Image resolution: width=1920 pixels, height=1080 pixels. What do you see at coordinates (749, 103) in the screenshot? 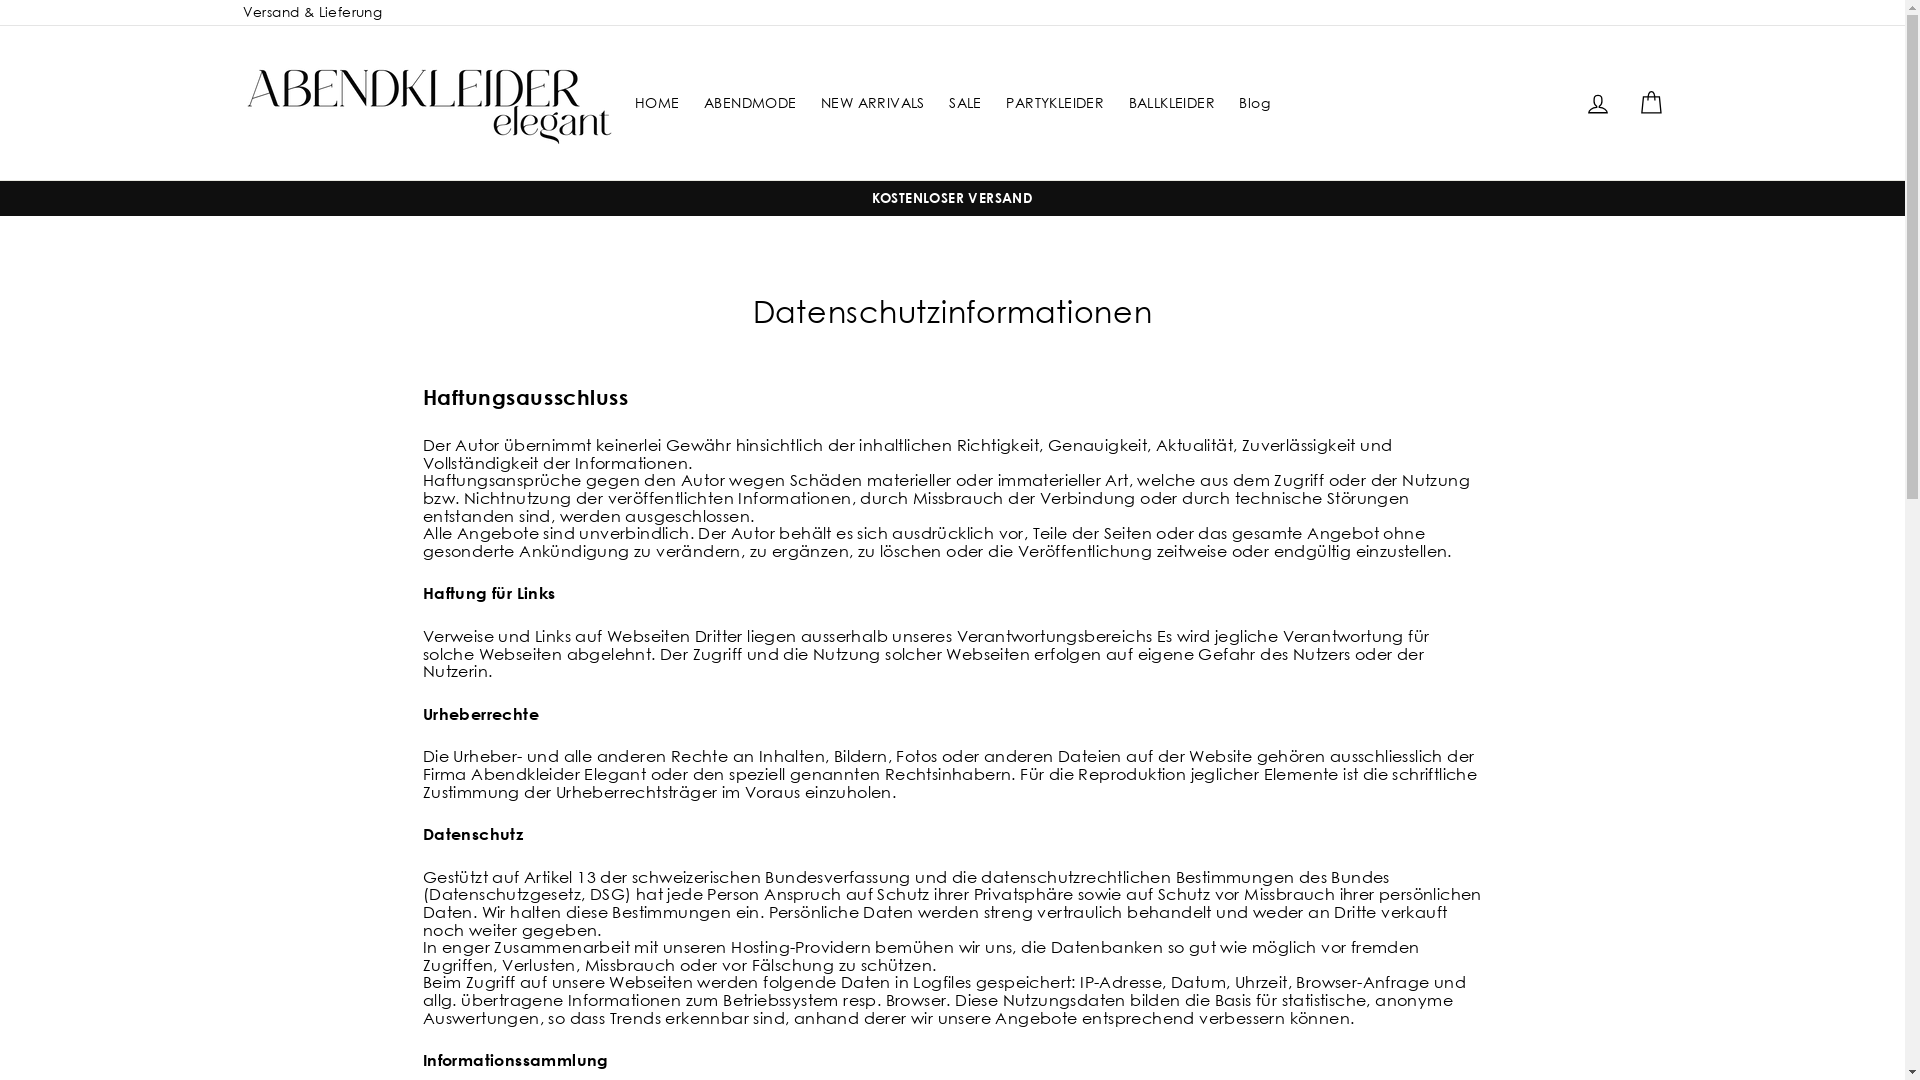
I see `'ABENDMODE'` at bounding box center [749, 103].